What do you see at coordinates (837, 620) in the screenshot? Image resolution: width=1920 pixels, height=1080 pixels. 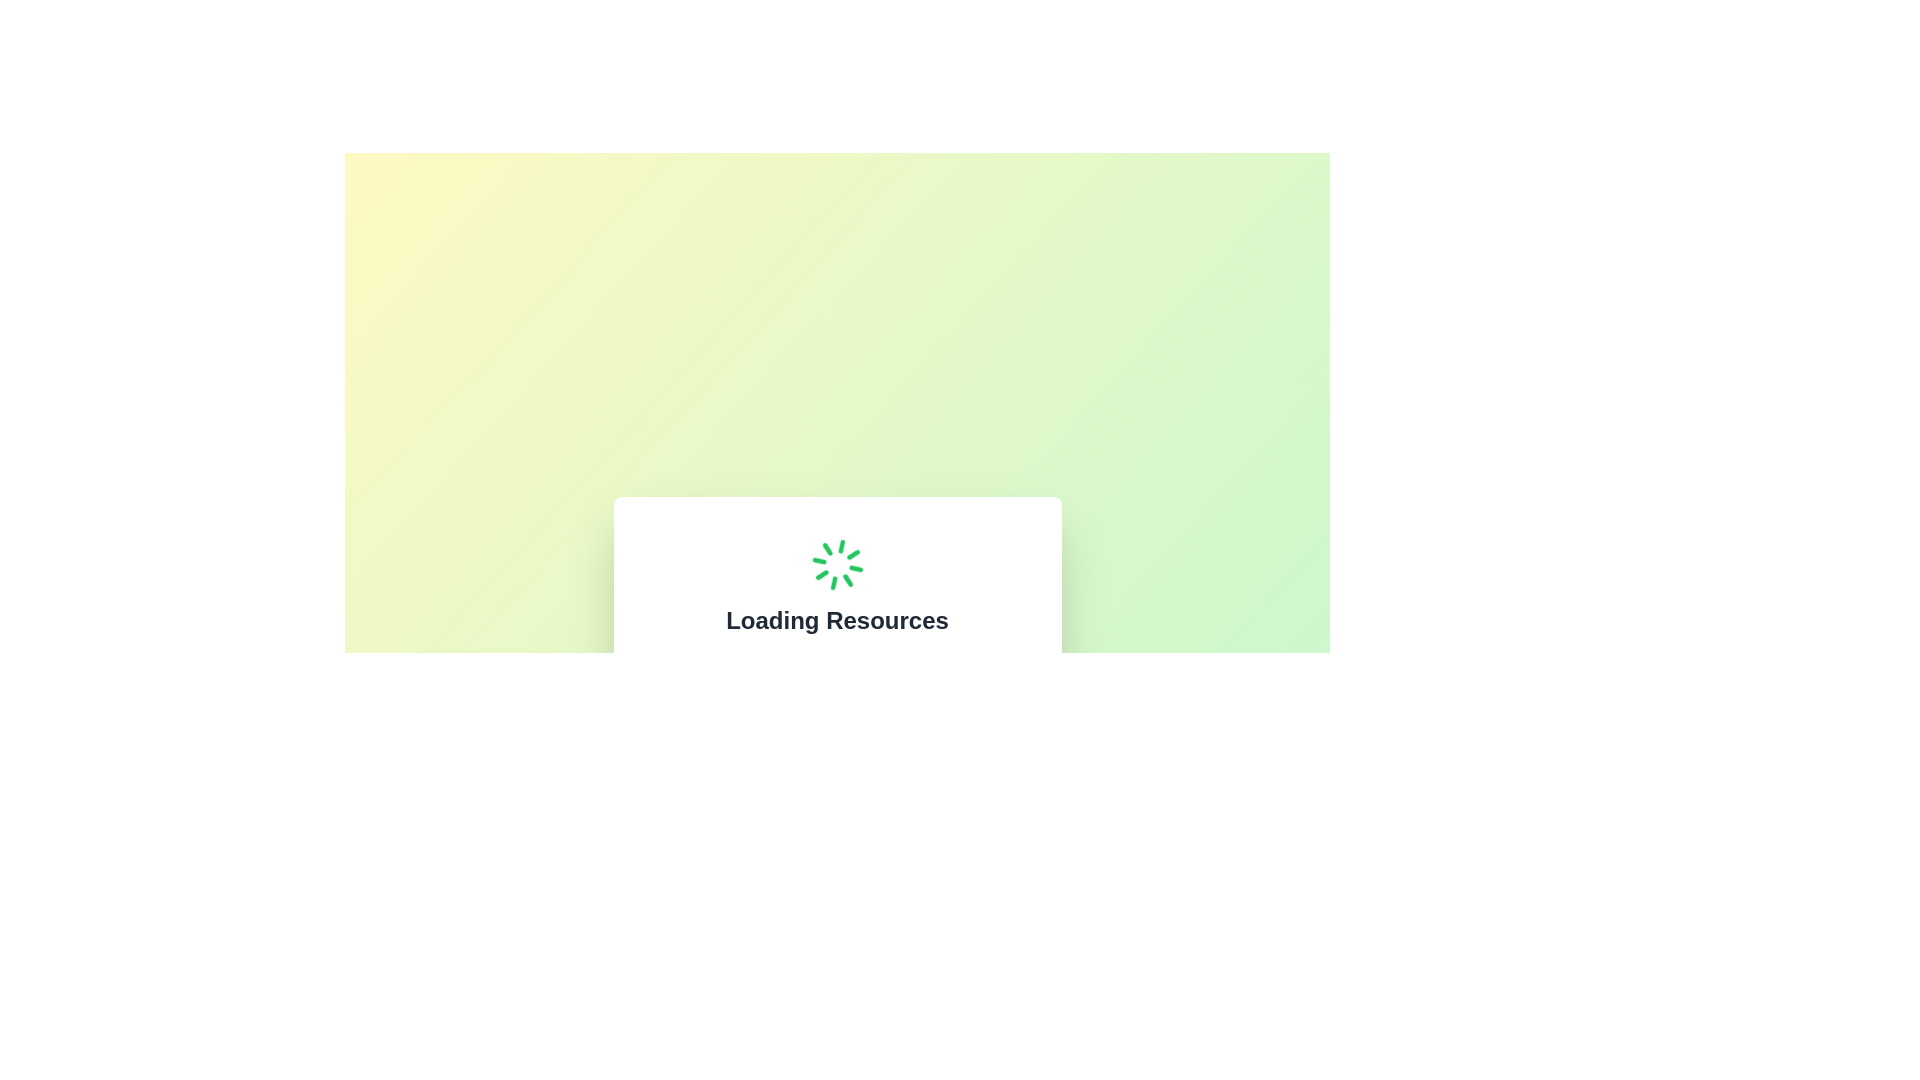 I see `the Static text heading displaying 'Loading Resources', which is centered below a spinning loader graphic and above an explanatory text line` at bounding box center [837, 620].